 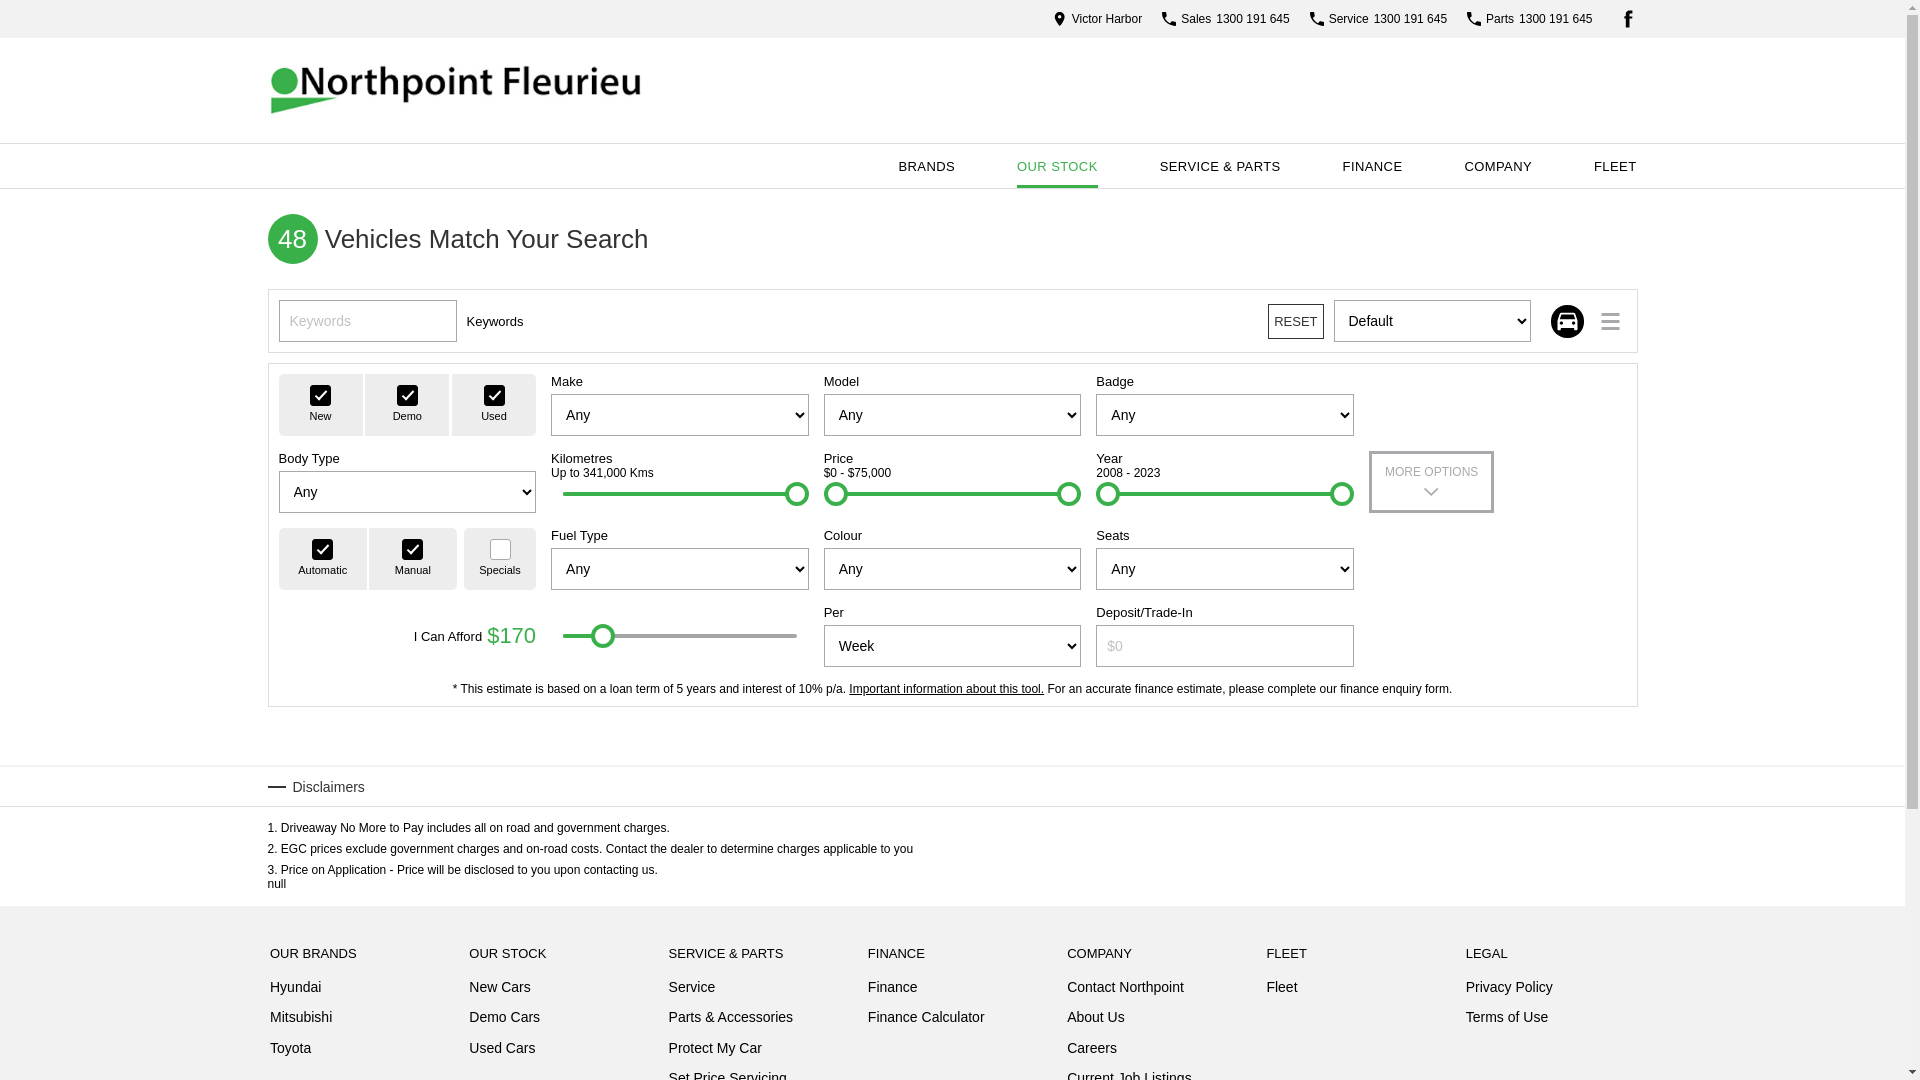 What do you see at coordinates (300, 1021) in the screenshot?
I see `'Mitsubishi'` at bounding box center [300, 1021].